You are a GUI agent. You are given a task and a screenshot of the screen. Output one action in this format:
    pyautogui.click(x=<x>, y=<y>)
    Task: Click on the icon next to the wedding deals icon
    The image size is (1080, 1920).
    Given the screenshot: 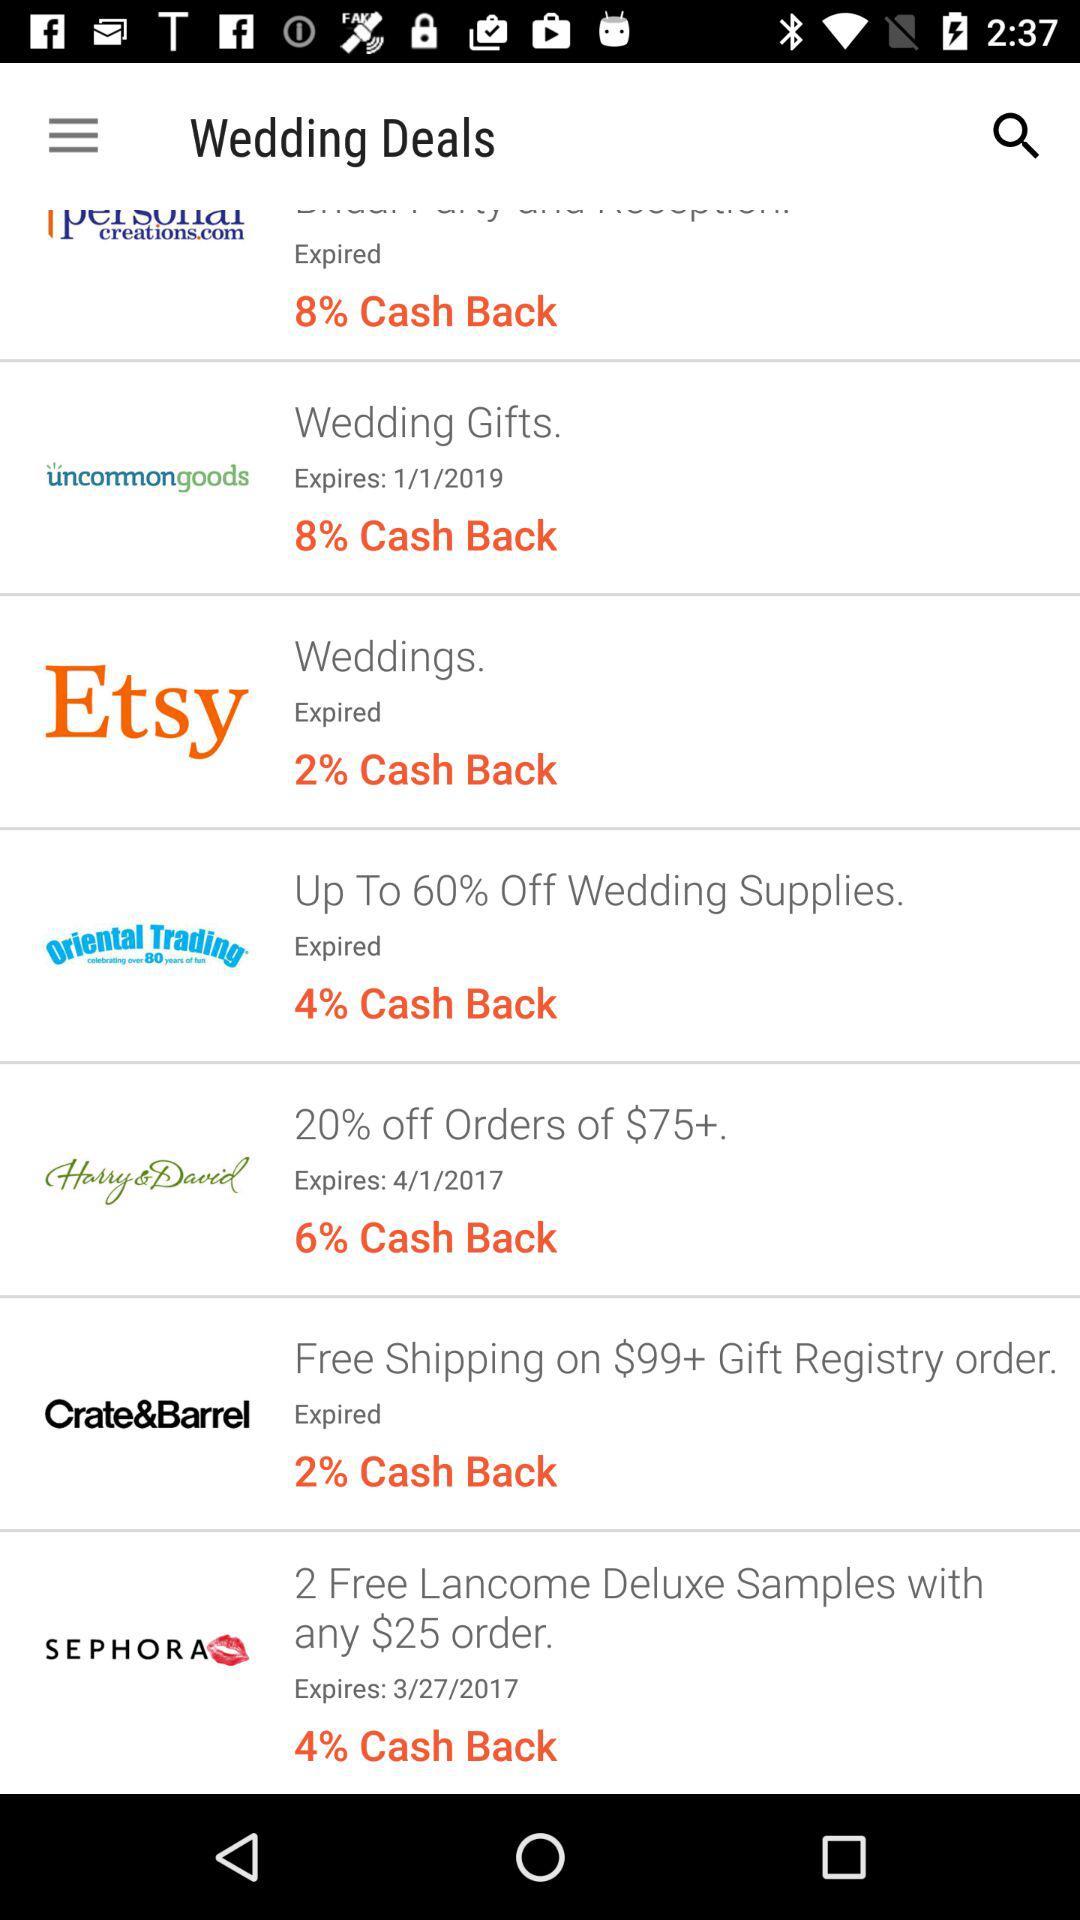 What is the action you would take?
    pyautogui.click(x=1017, y=135)
    